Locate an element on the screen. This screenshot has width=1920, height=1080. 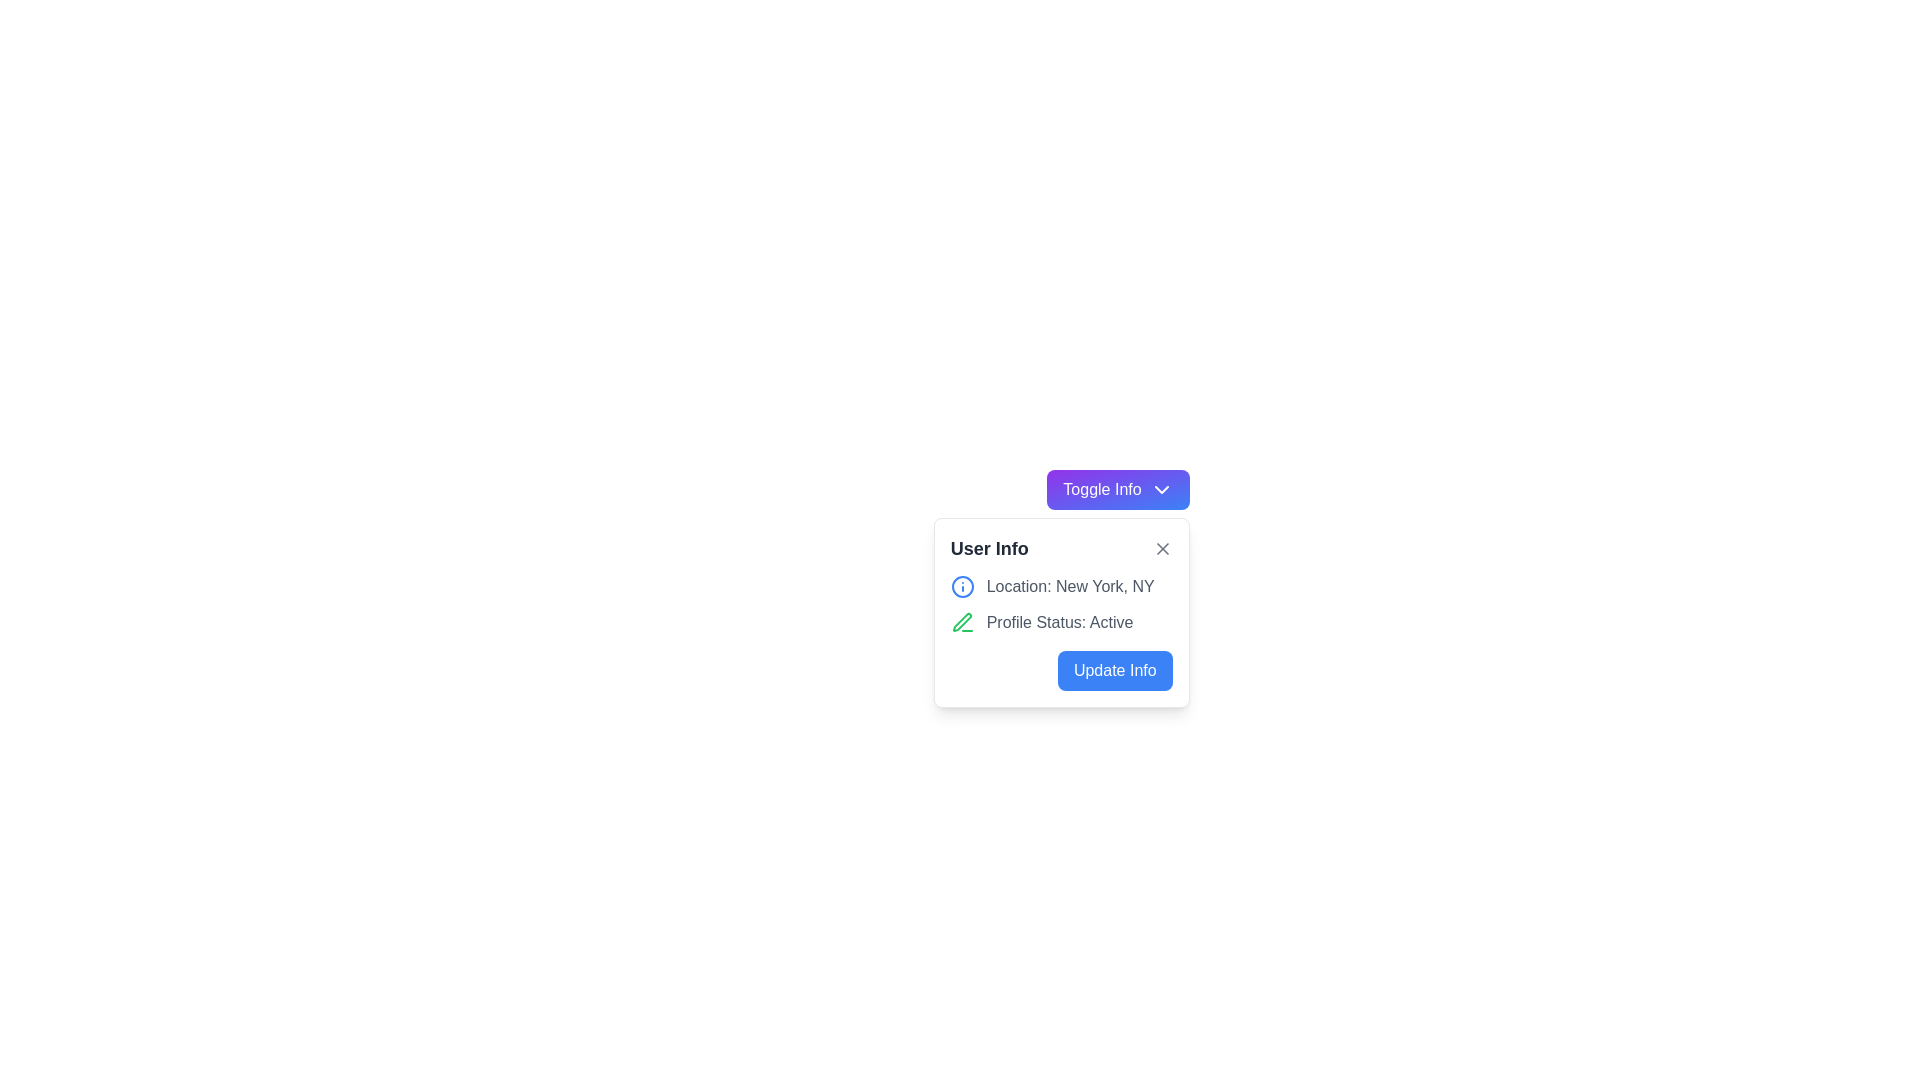
the text label displaying 'Profile Status: Active' with a green icon, located below 'Location: New York, NY' in the card-like interface is located at coordinates (1060, 622).